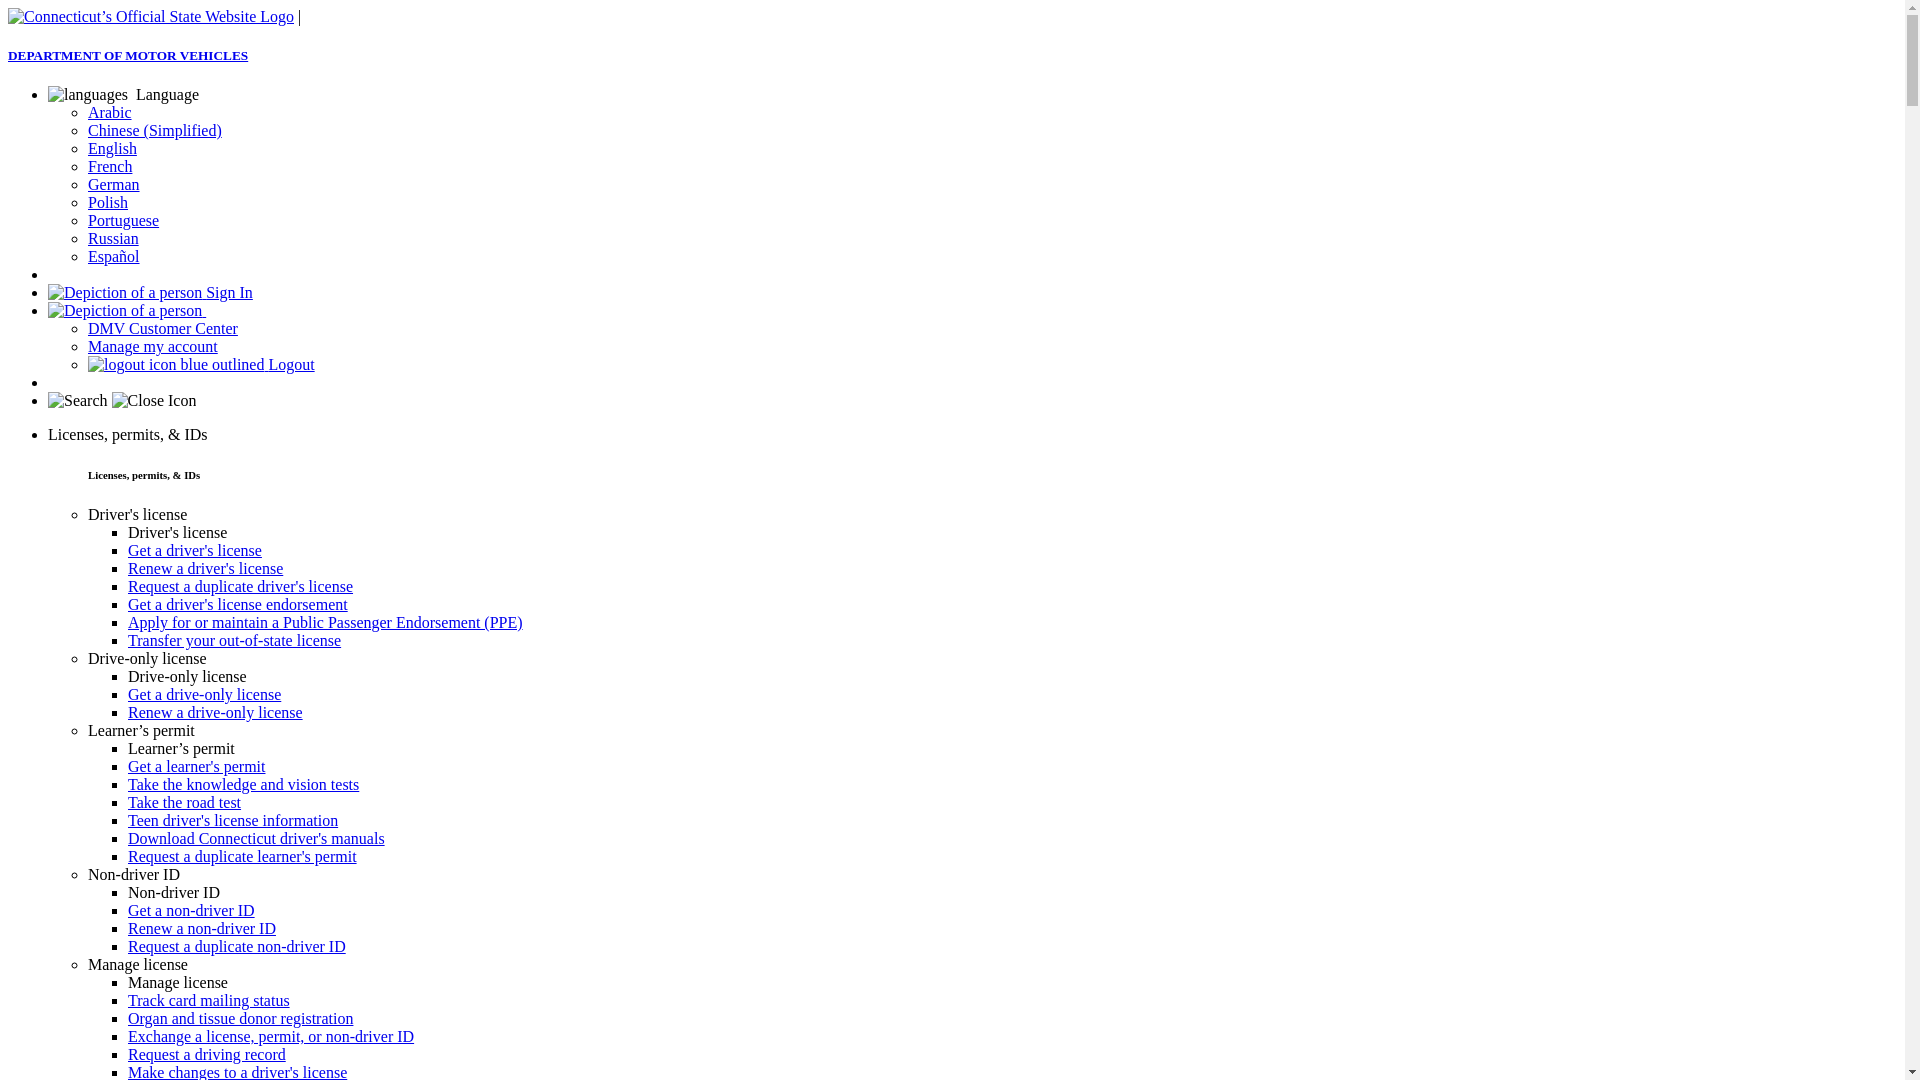 Image resolution: width=1920 pixels, height=1080 pixels. I want to click on 'Transfer your out-of-state license', so click(234, 640).